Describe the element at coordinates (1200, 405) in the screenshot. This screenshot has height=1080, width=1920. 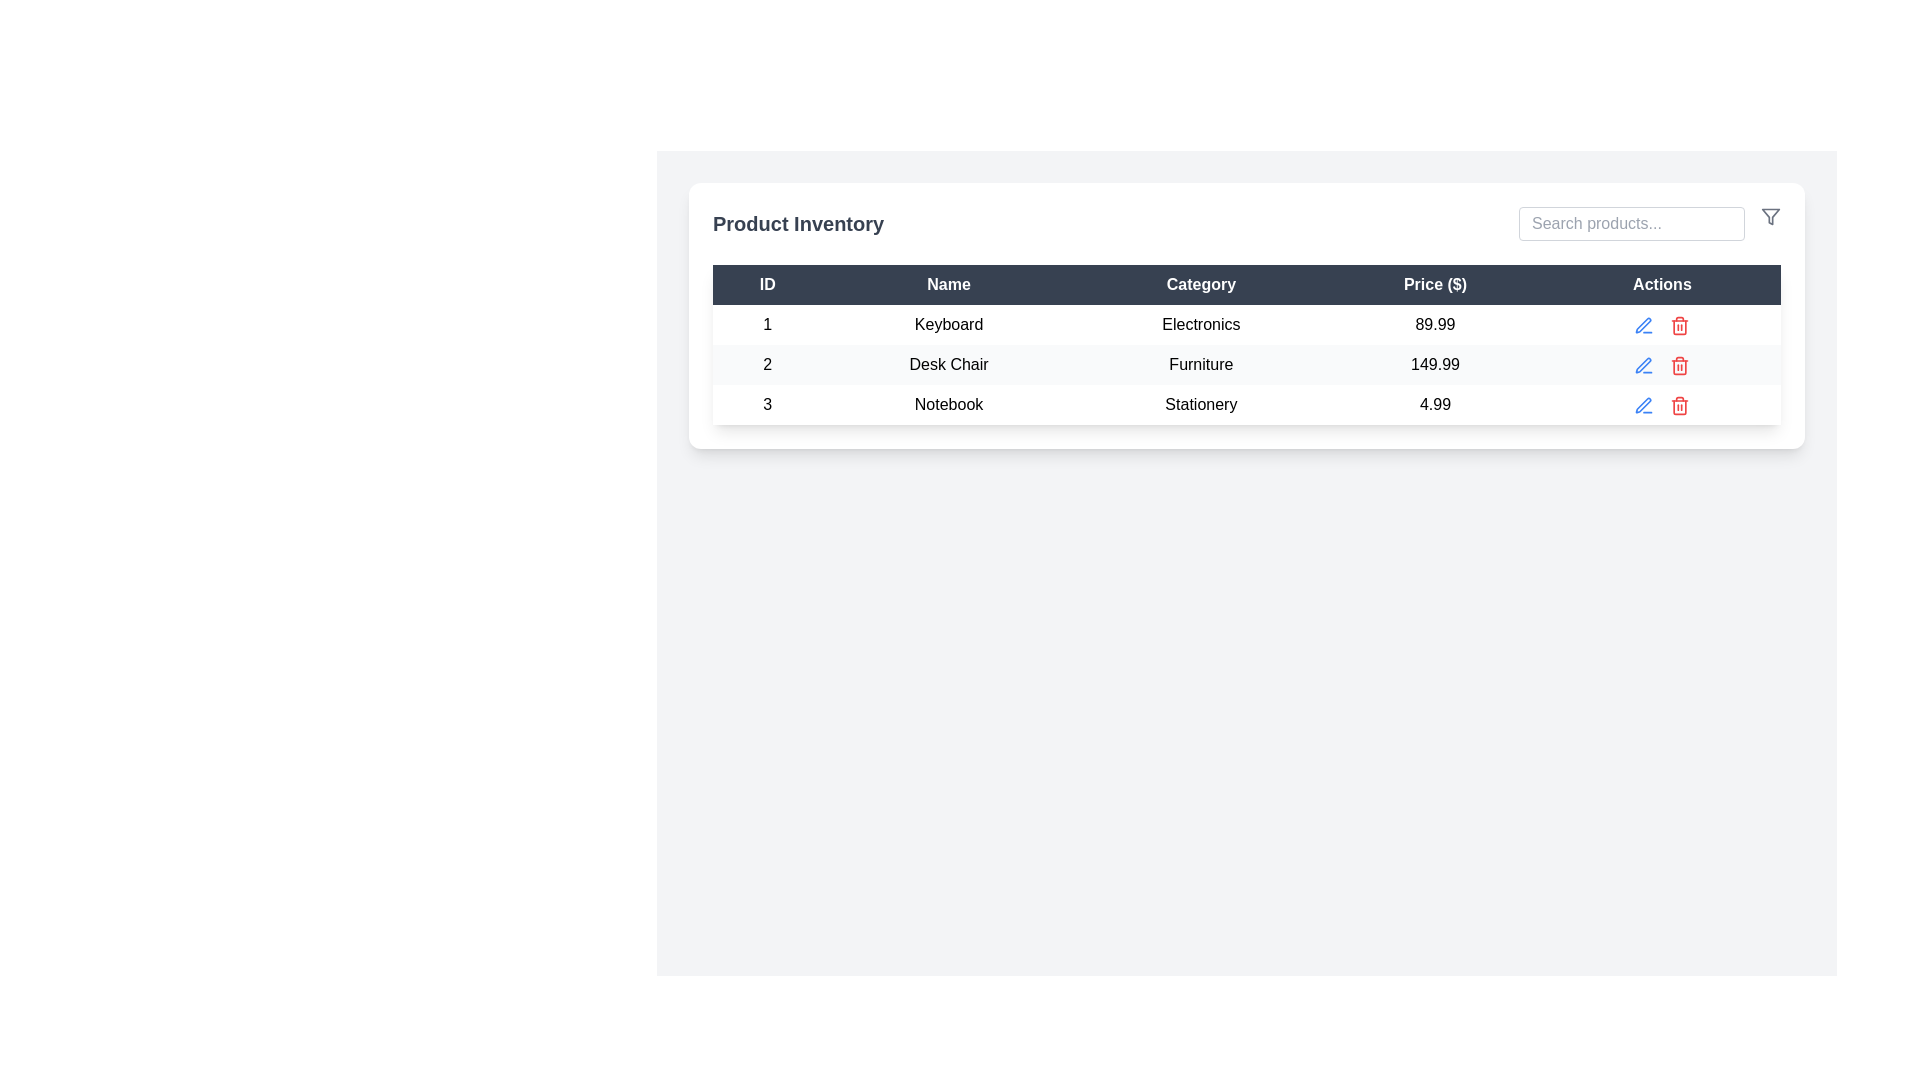
I see `the static text label that indicates the category 'Stationery' for the item 'Notebook' in the third row of the table under the 'Category' column` at that location.